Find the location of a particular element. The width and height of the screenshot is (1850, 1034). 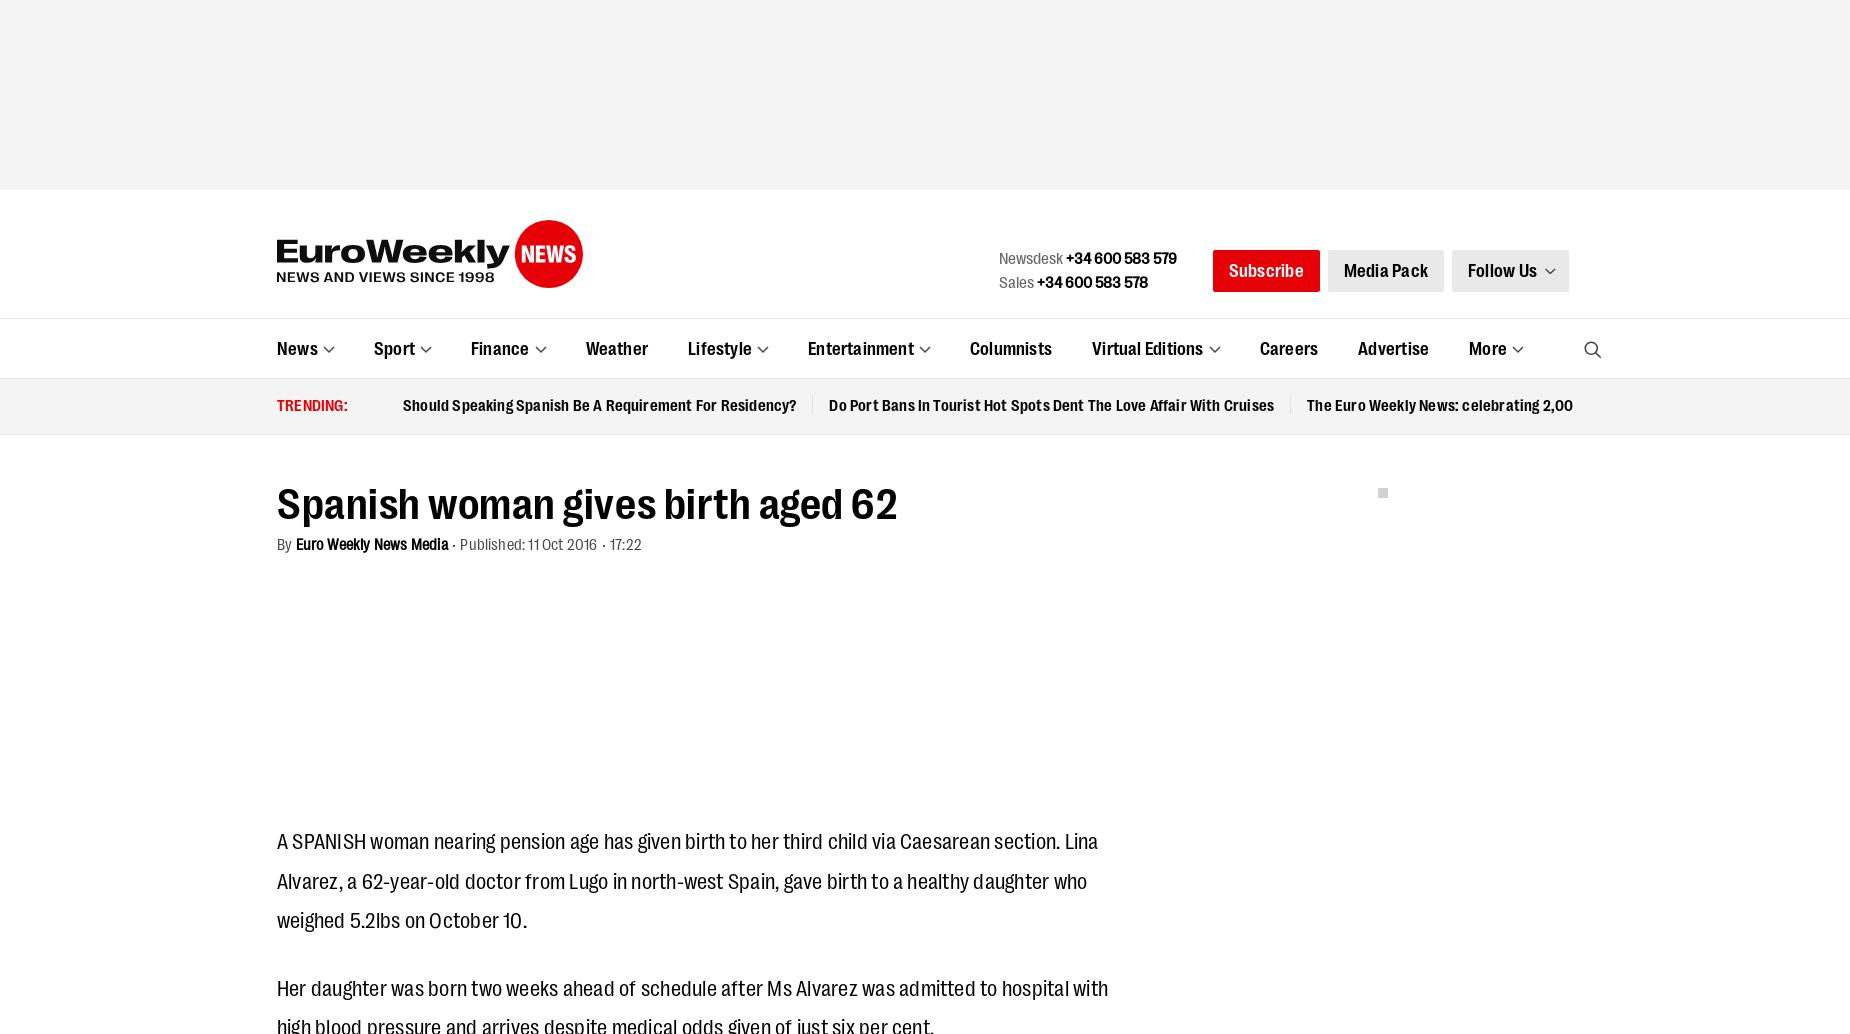

'Euro Weekly News Media' is located at coordinates (582, 395).